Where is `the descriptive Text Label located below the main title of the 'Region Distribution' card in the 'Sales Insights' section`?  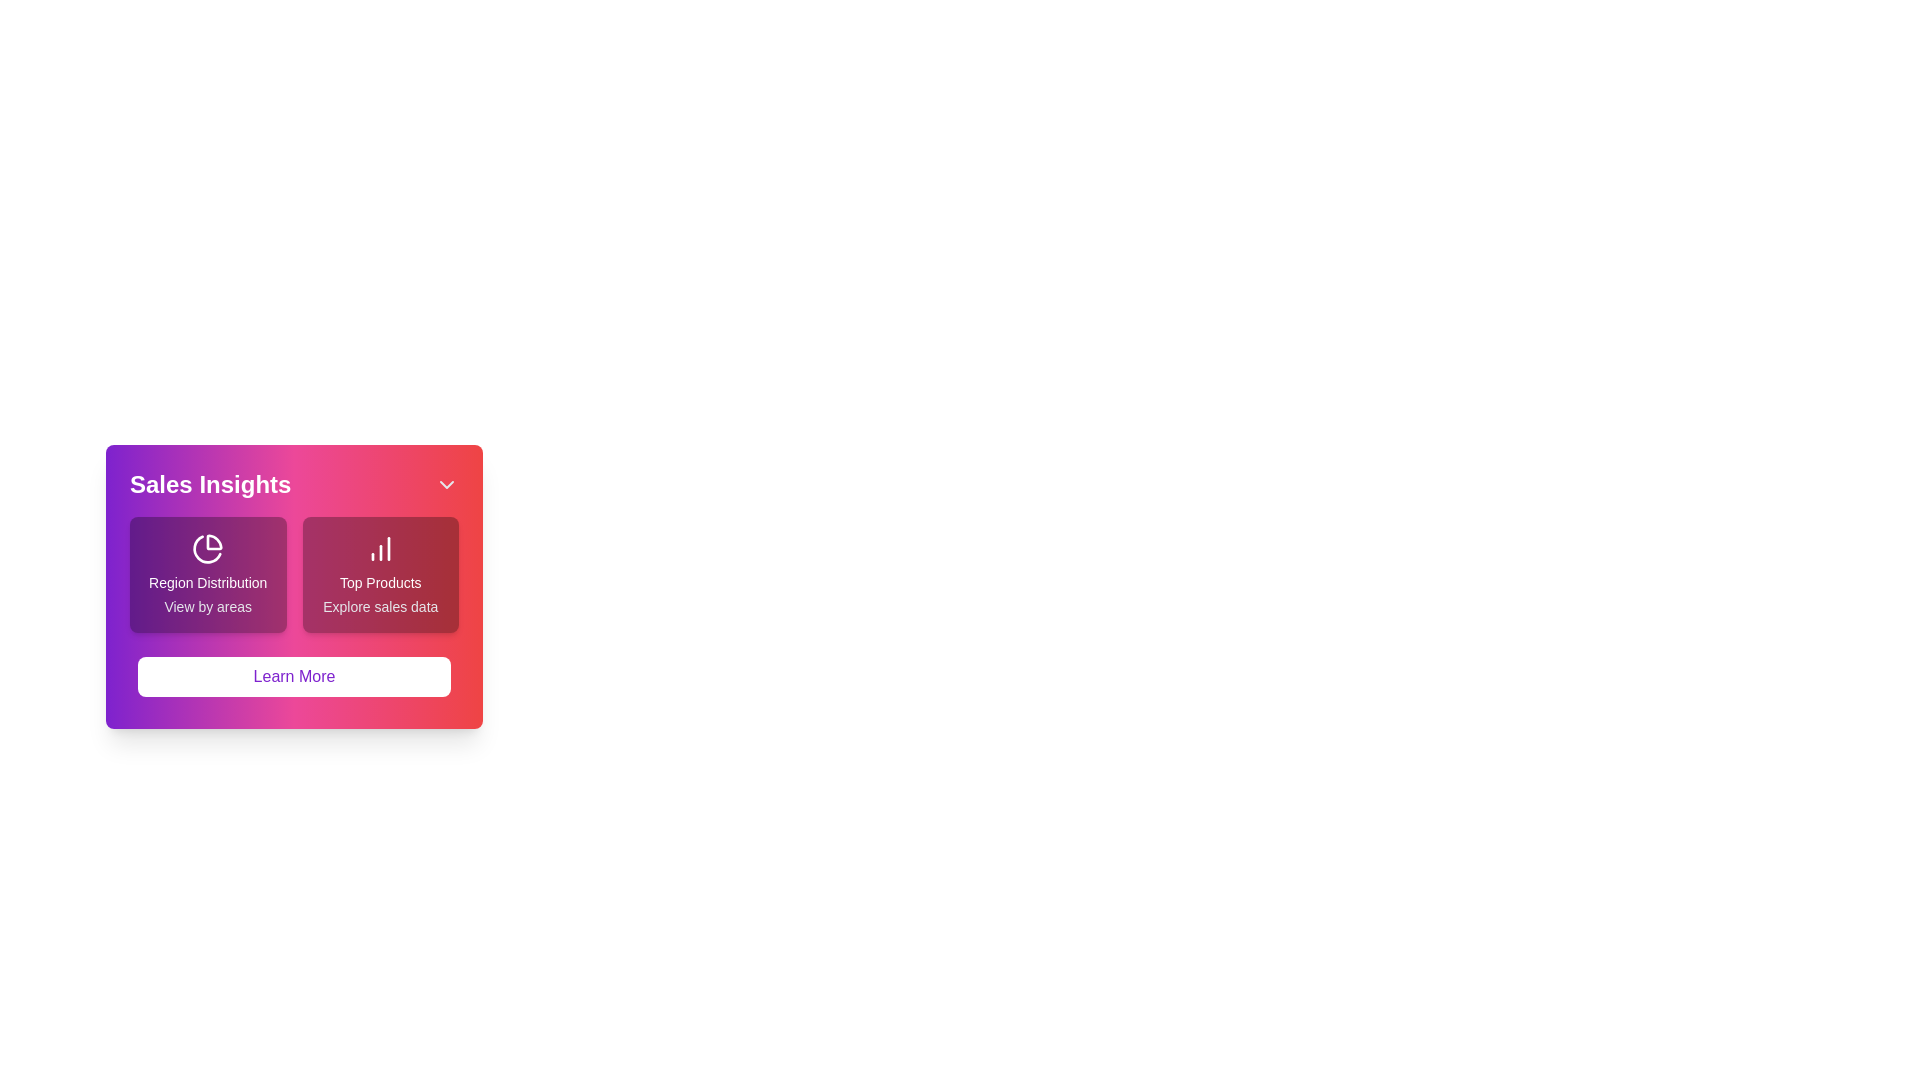
the descriptive Text Label located below the main title of the 'Region Distribution' card in the 'Sales Insights' section is located at coordinates (208, 605).